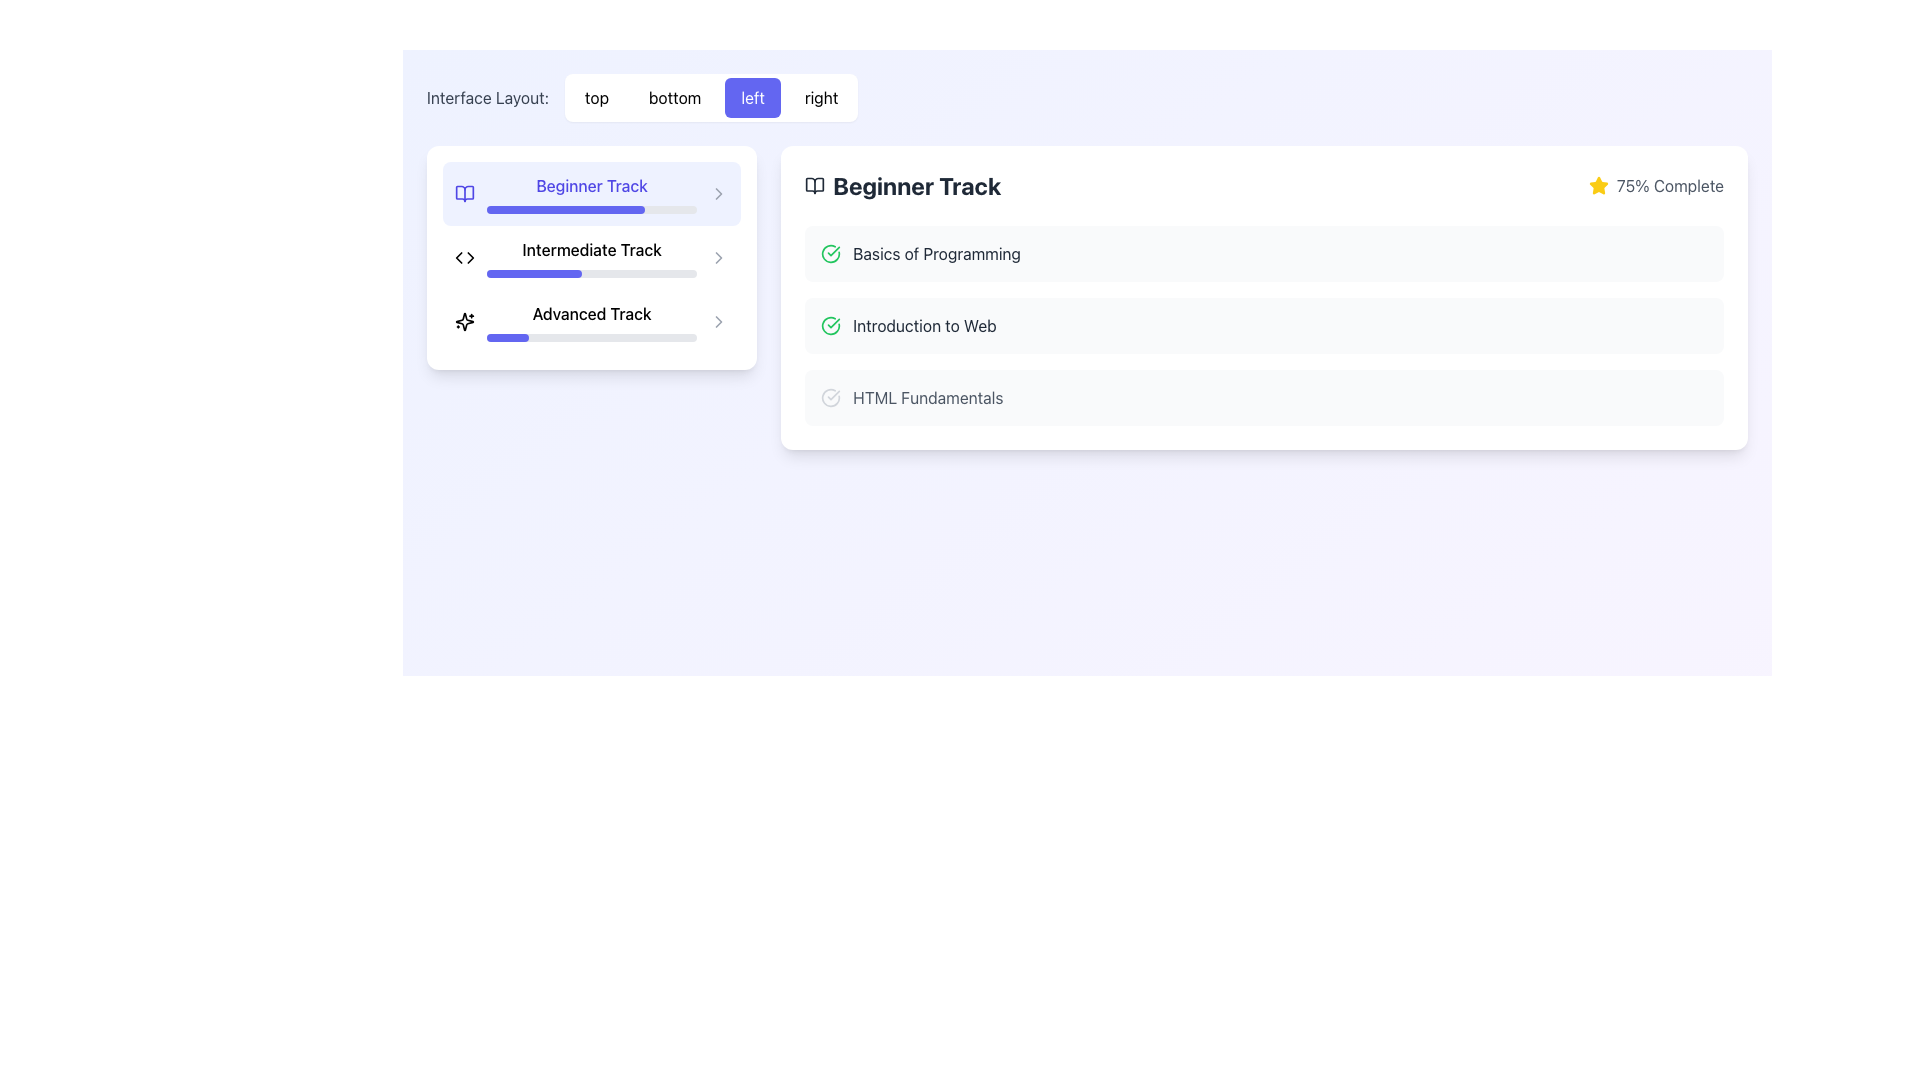 The height and width of the screenshot is (1080, 1920). What do you see at coordinates (815, 185) in the screenshot?
I see `the visual indicator icon associated with the 'Beginner Track' title, located to the left of the text` at bounding box center [815, 185].